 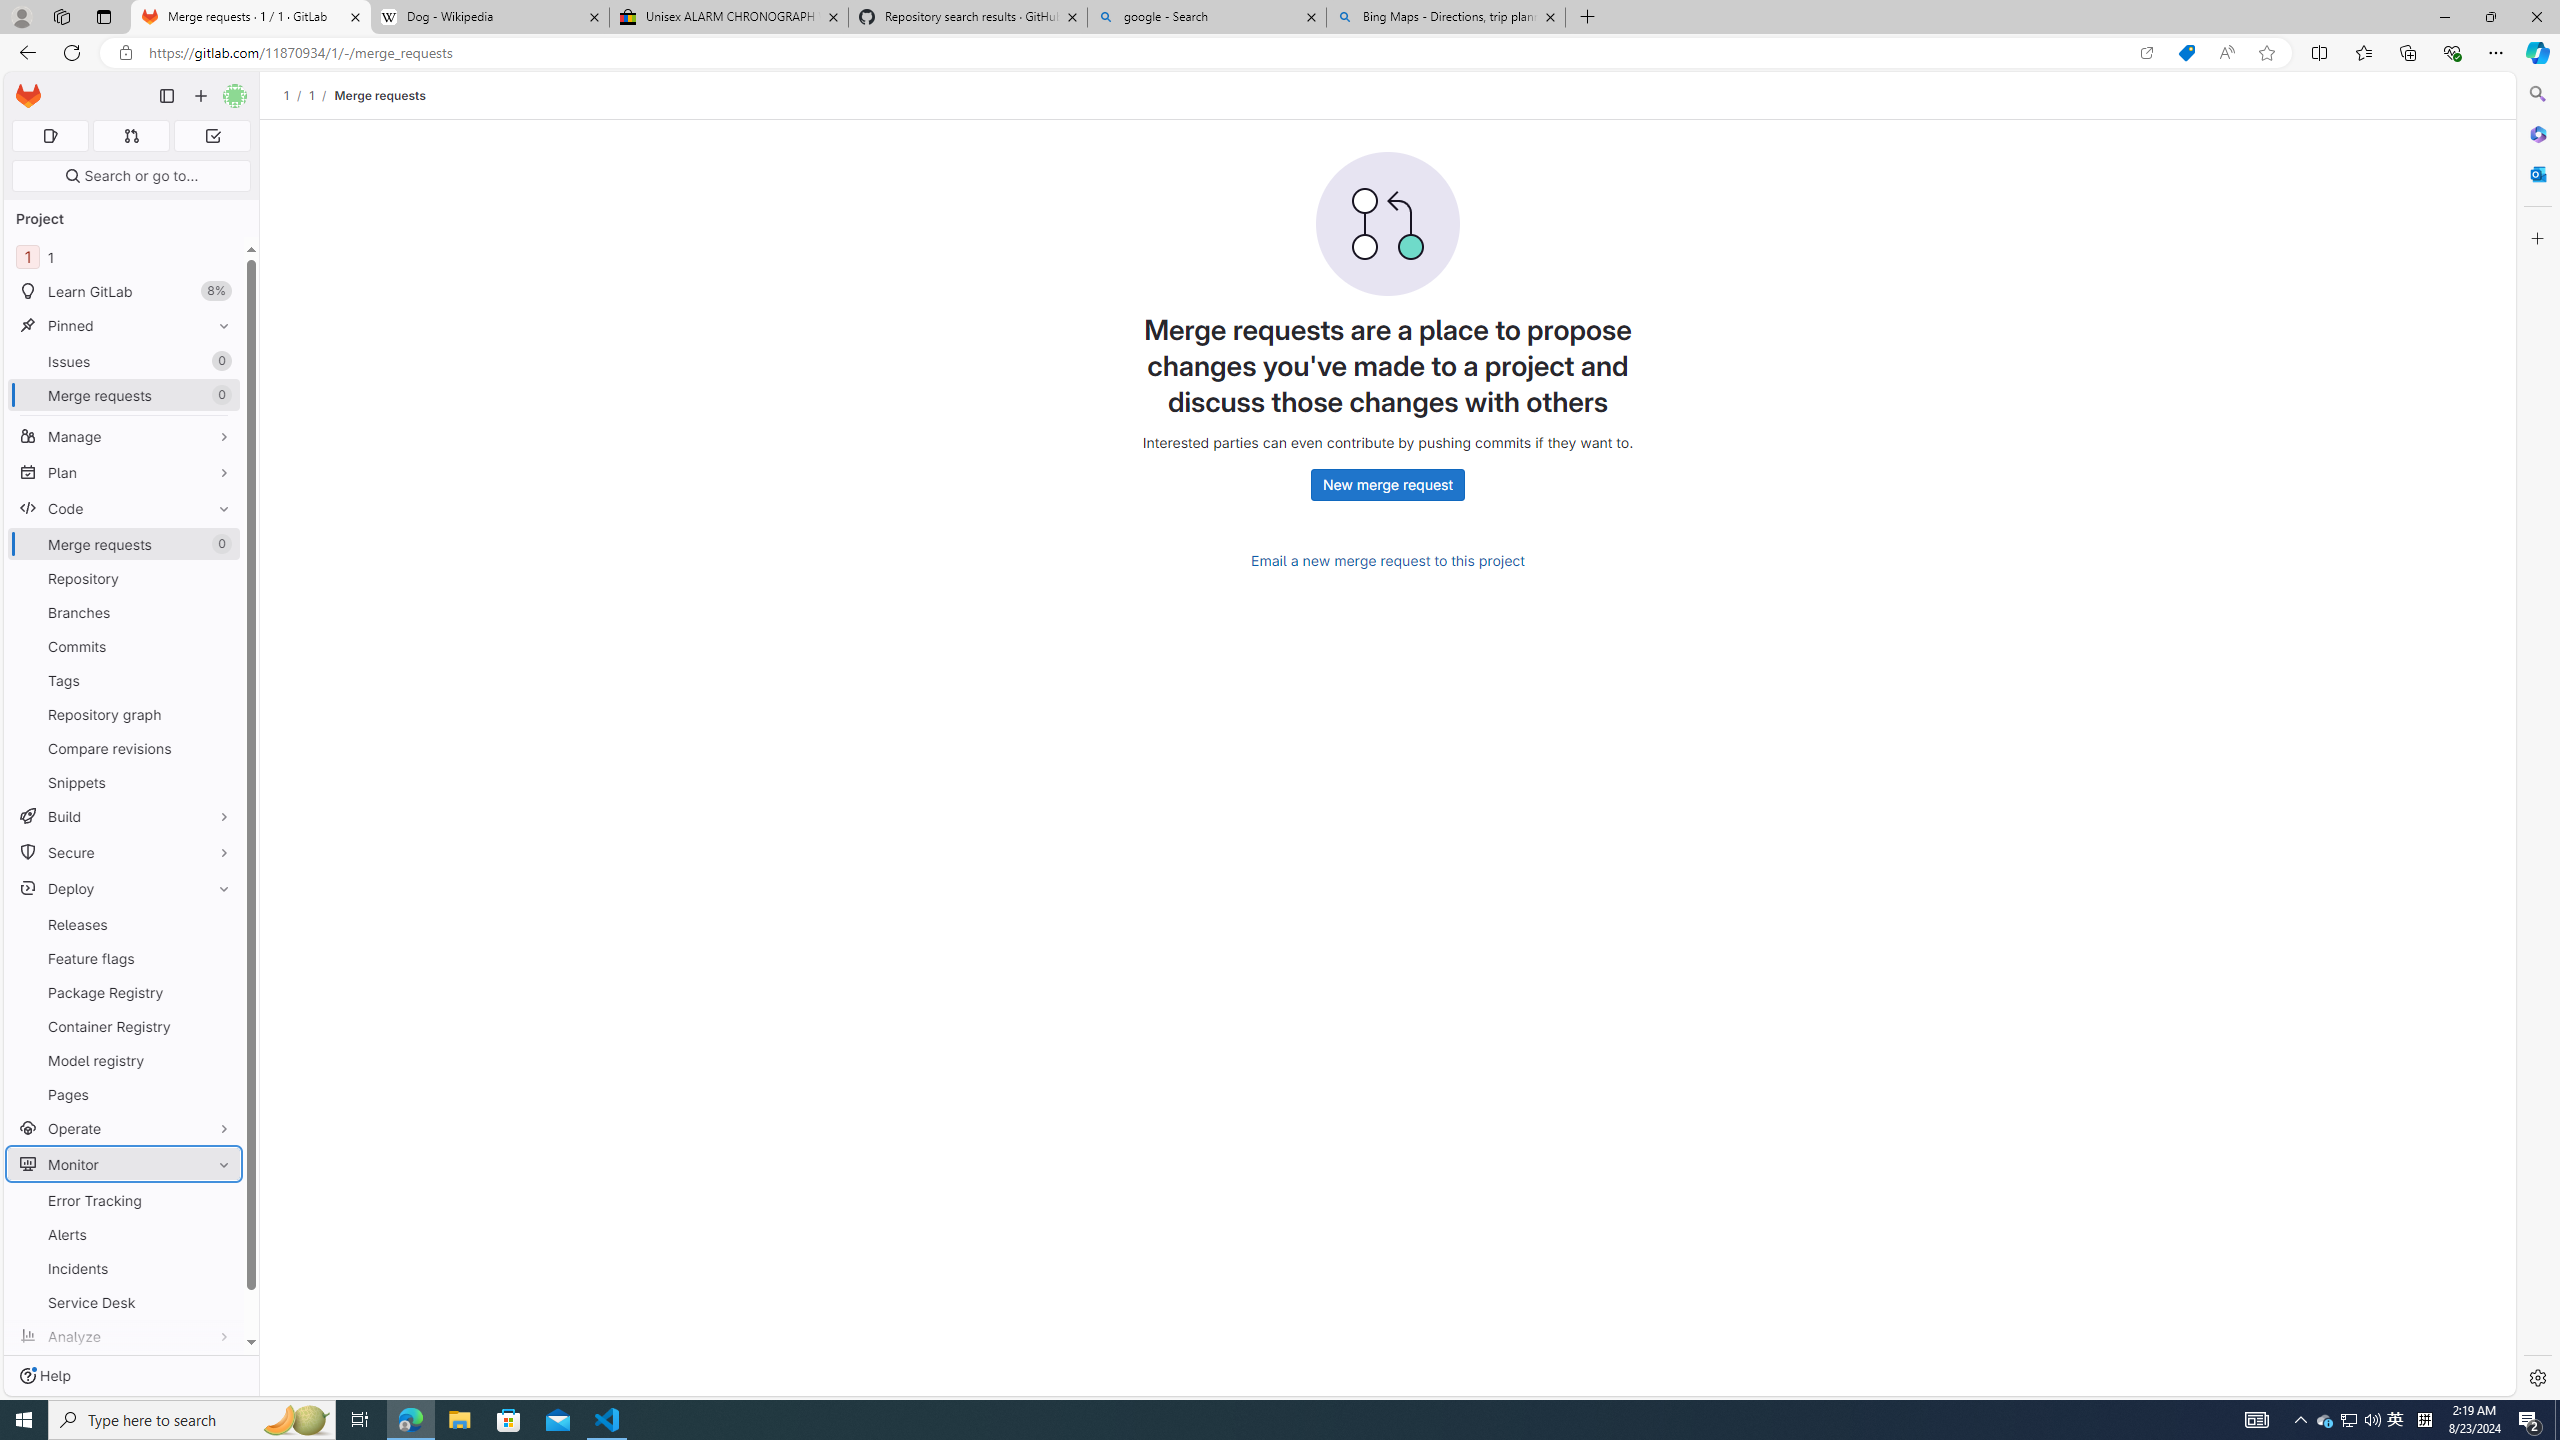 What do you see at coordinates (123, 256) in the screenshot?
I see `'1 1'` at bounding box center [123, 256].